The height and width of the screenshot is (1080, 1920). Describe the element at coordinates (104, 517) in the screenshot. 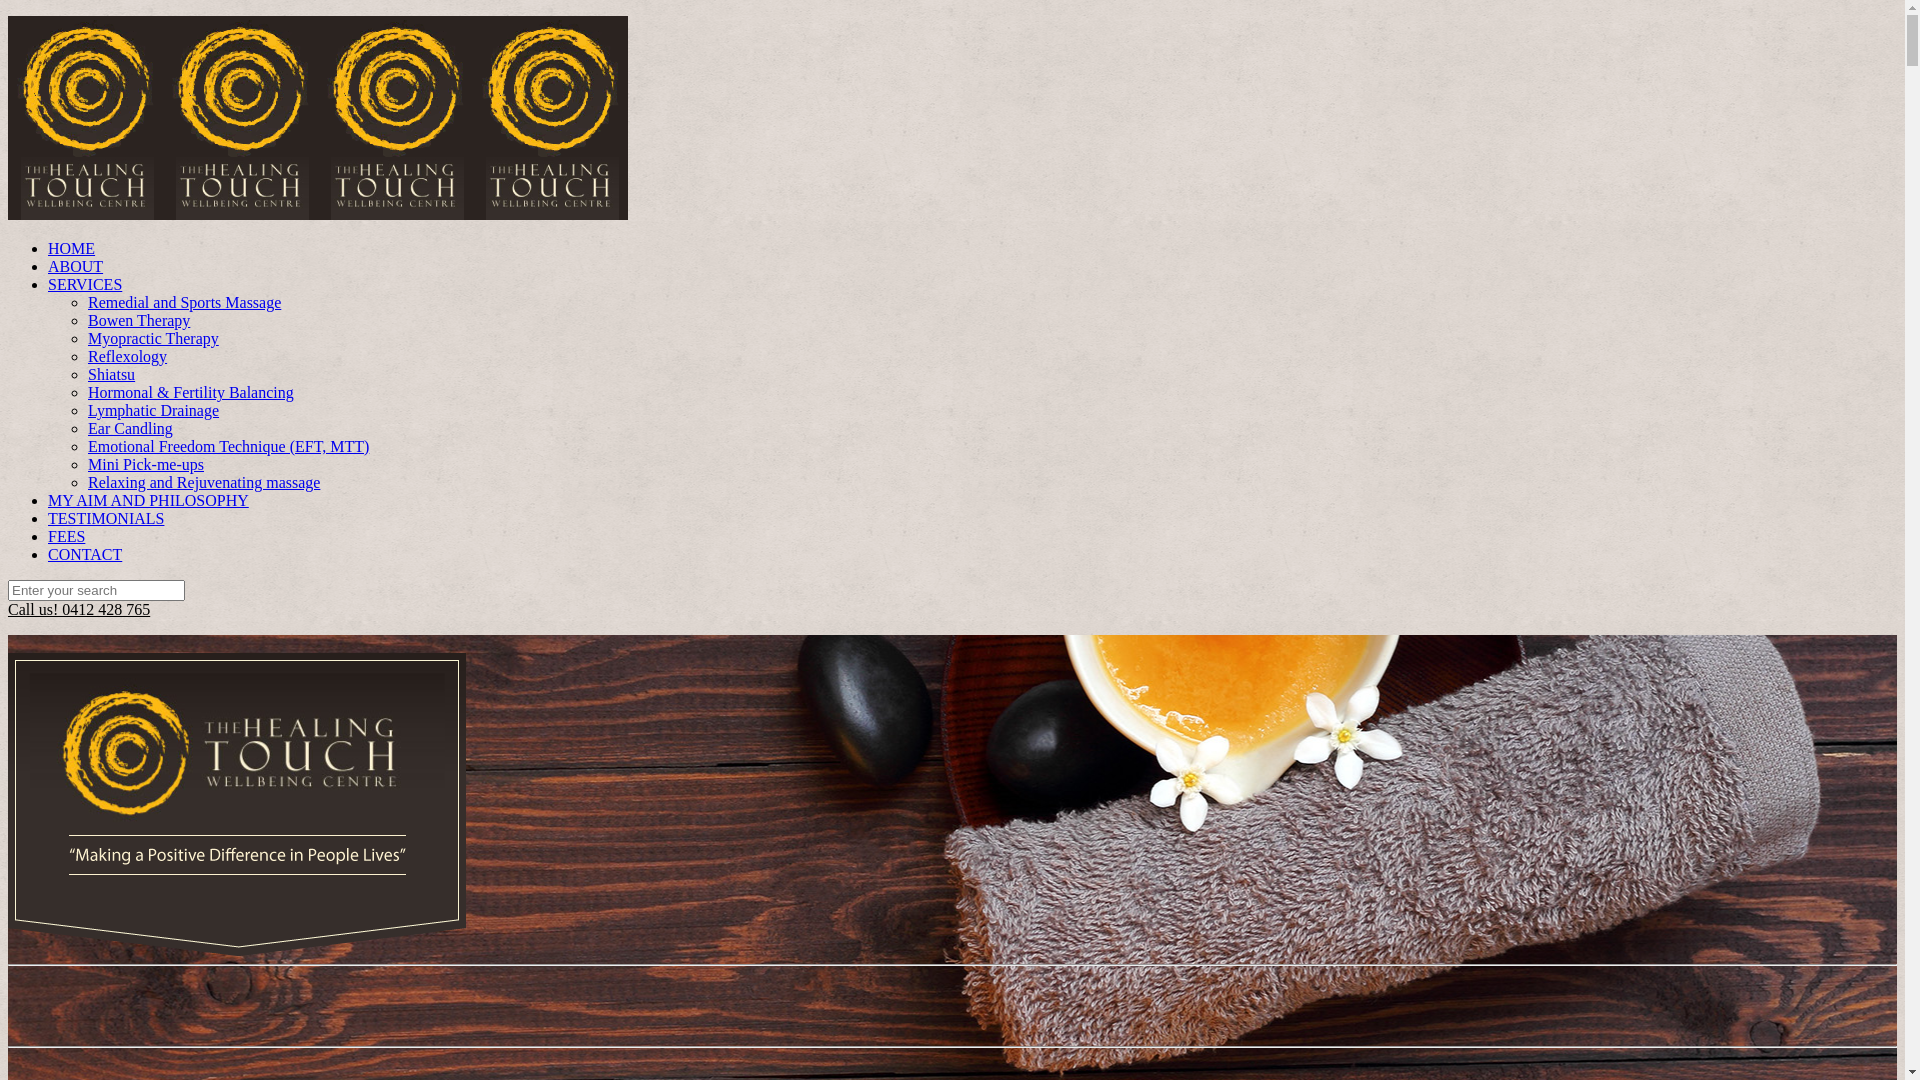

I see `'TESTIMONIALS'` at that location.